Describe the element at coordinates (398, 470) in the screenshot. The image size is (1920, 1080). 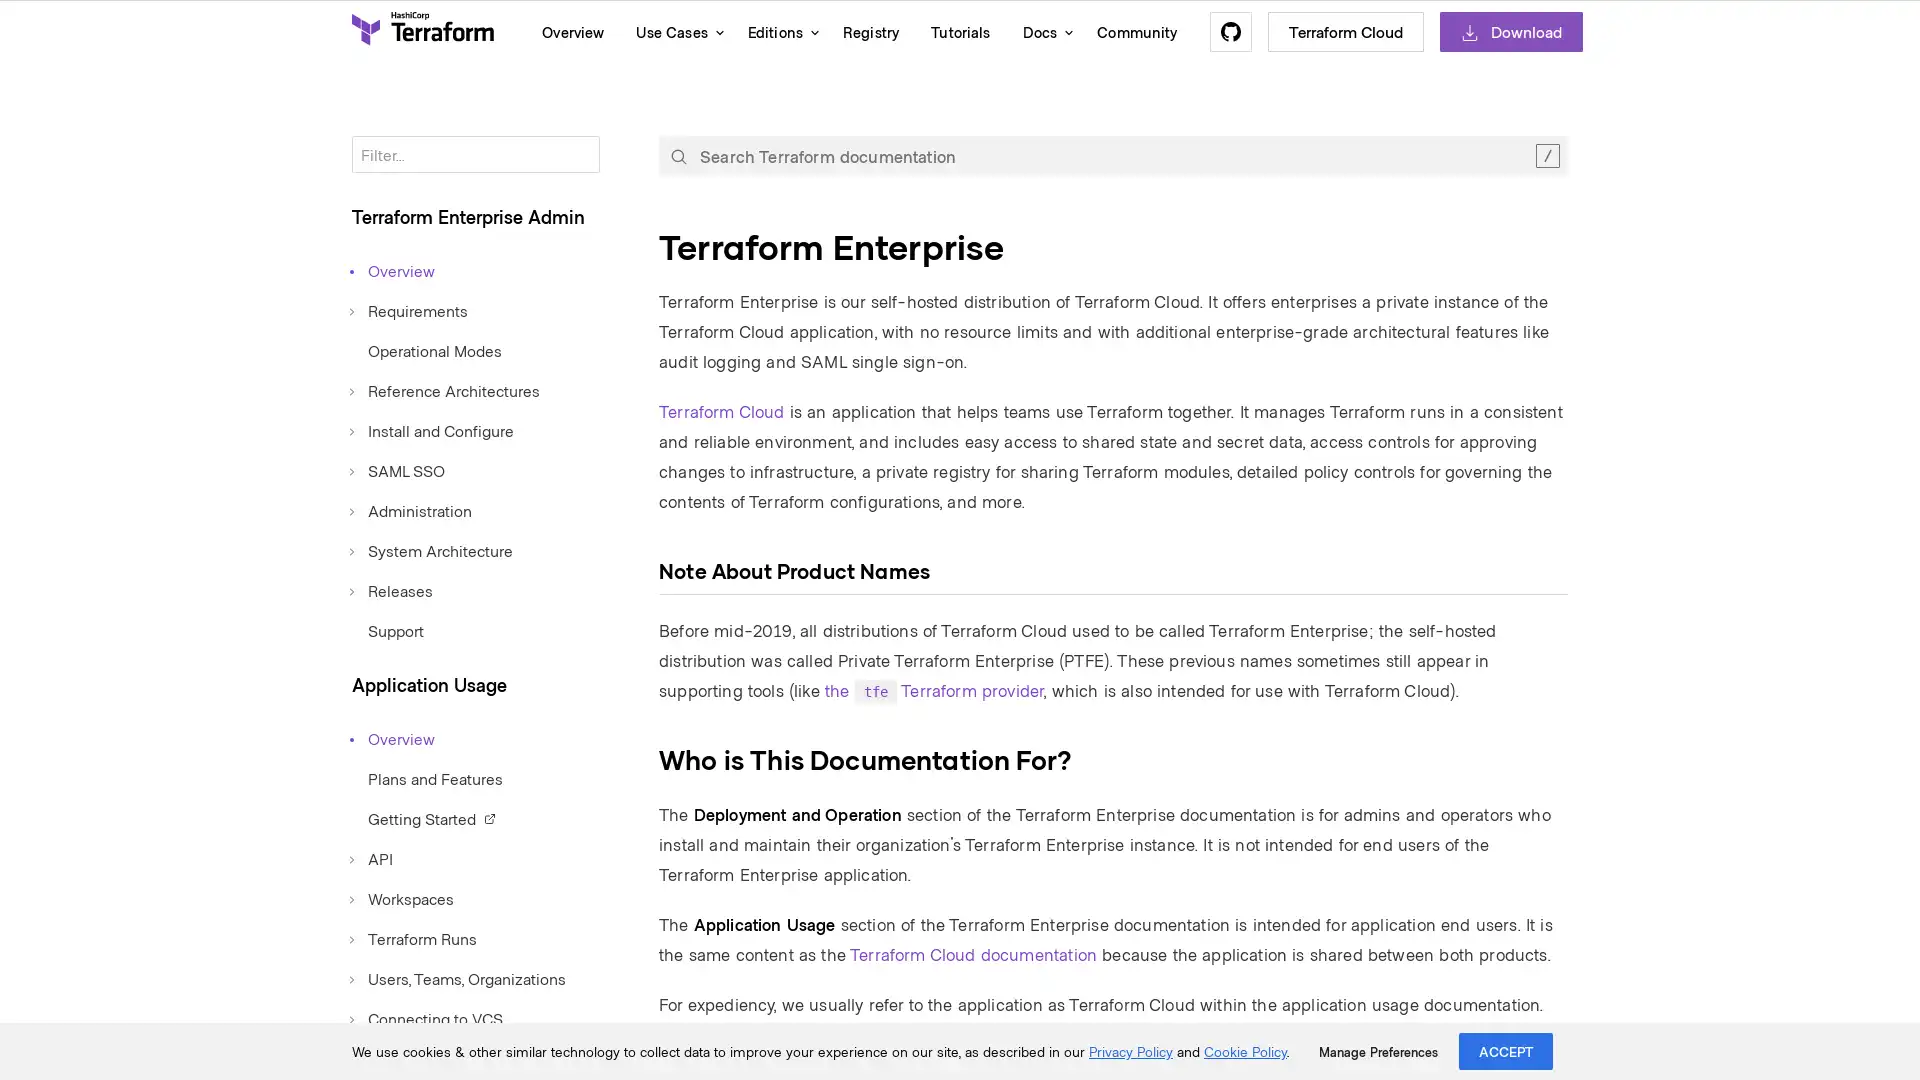
I see `SAML SSO` at that location.